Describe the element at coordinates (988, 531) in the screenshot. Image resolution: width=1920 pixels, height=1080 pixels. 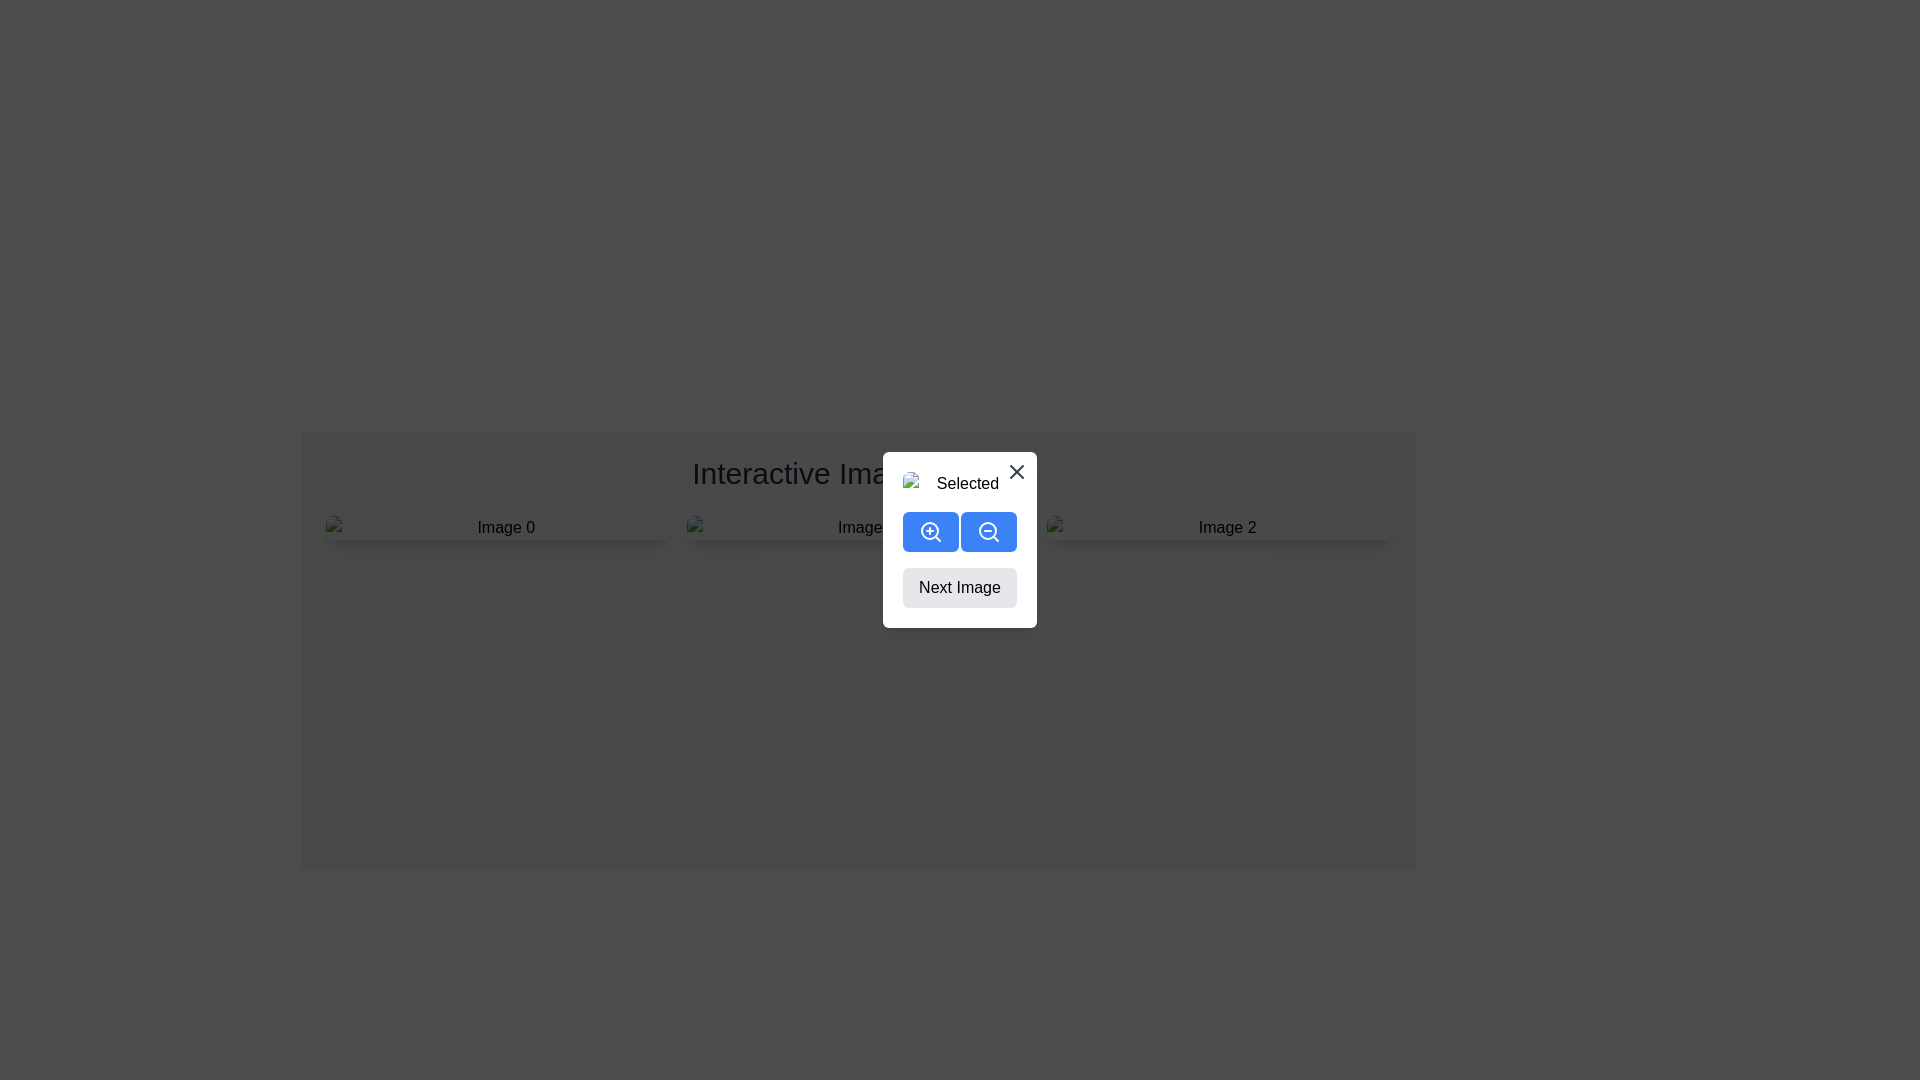
I see `the zoom-out icon located inside the button at the top right section of the modal dialog, which is the second icon from the left within its group` at that location.